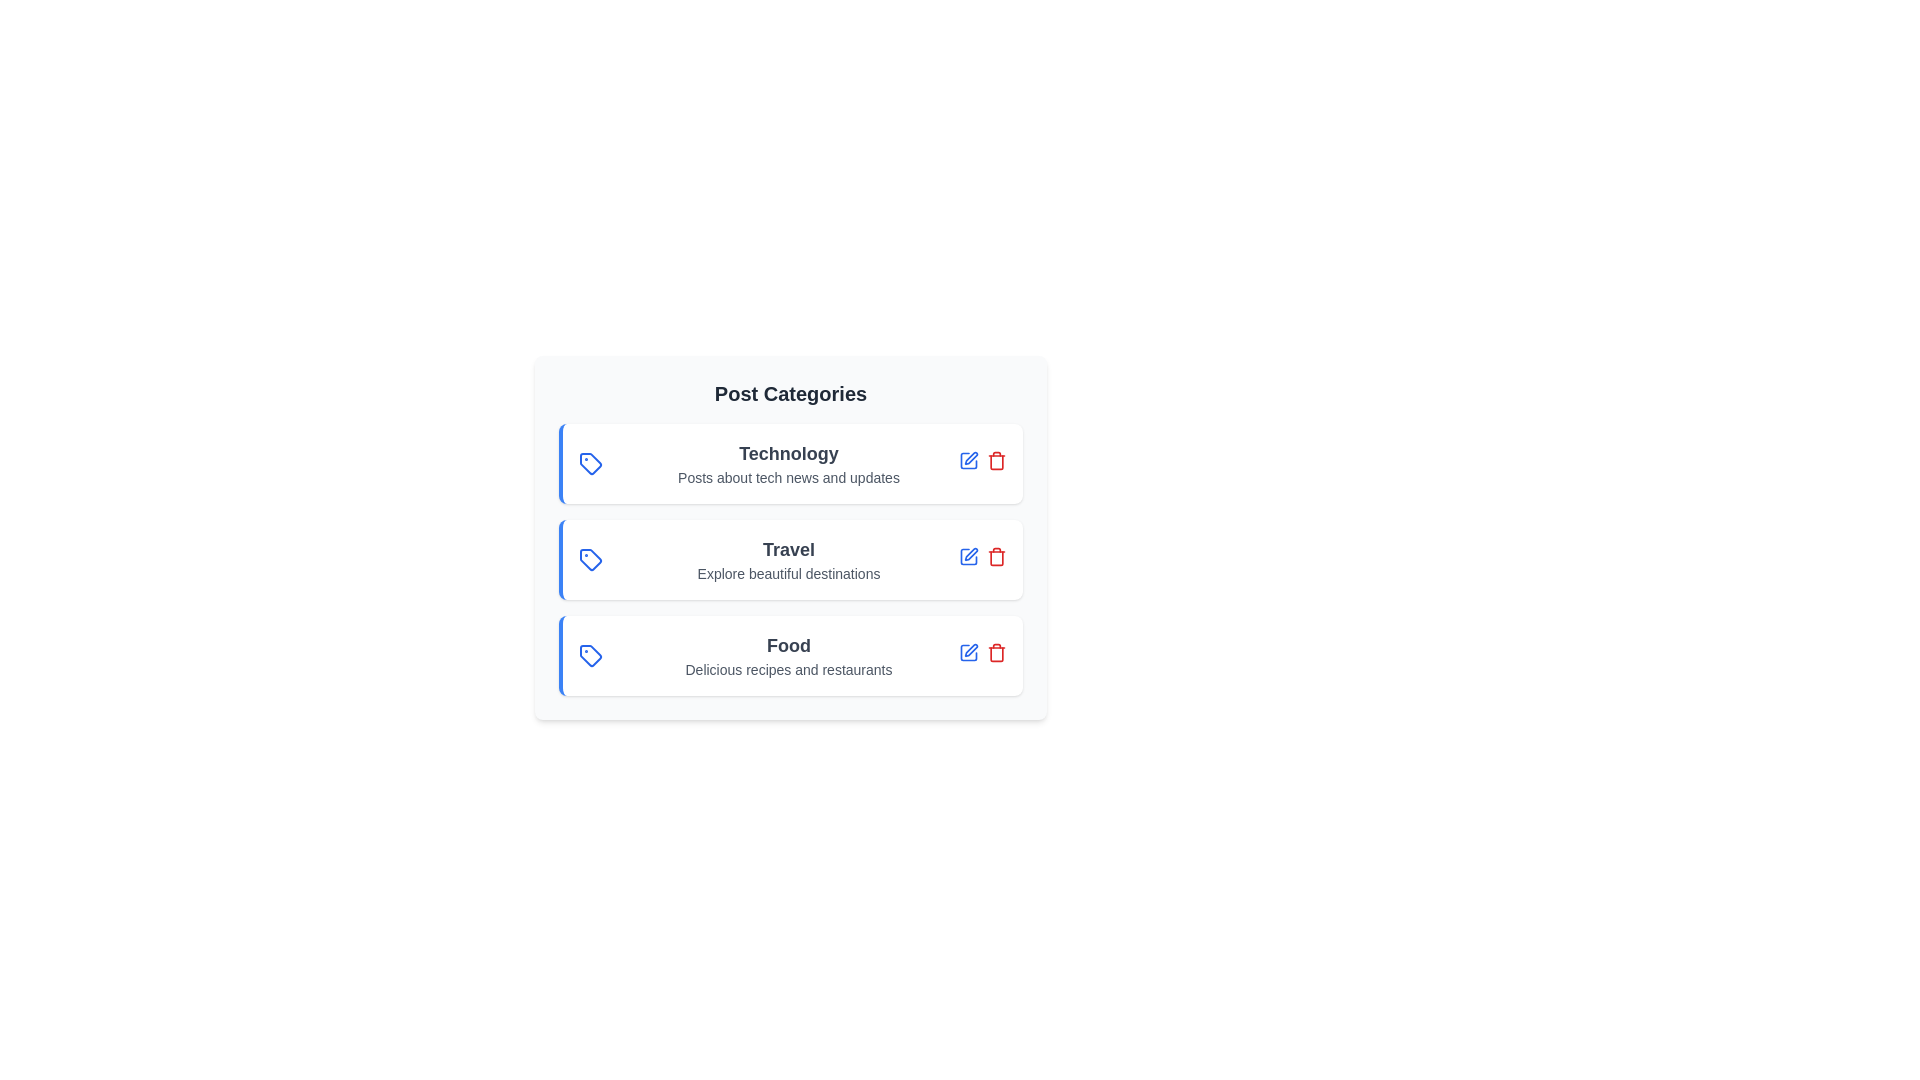 The width and height of the screenshot is (1920, 1080). I want to click on delete button for the category 'Food', so click(997, 652).